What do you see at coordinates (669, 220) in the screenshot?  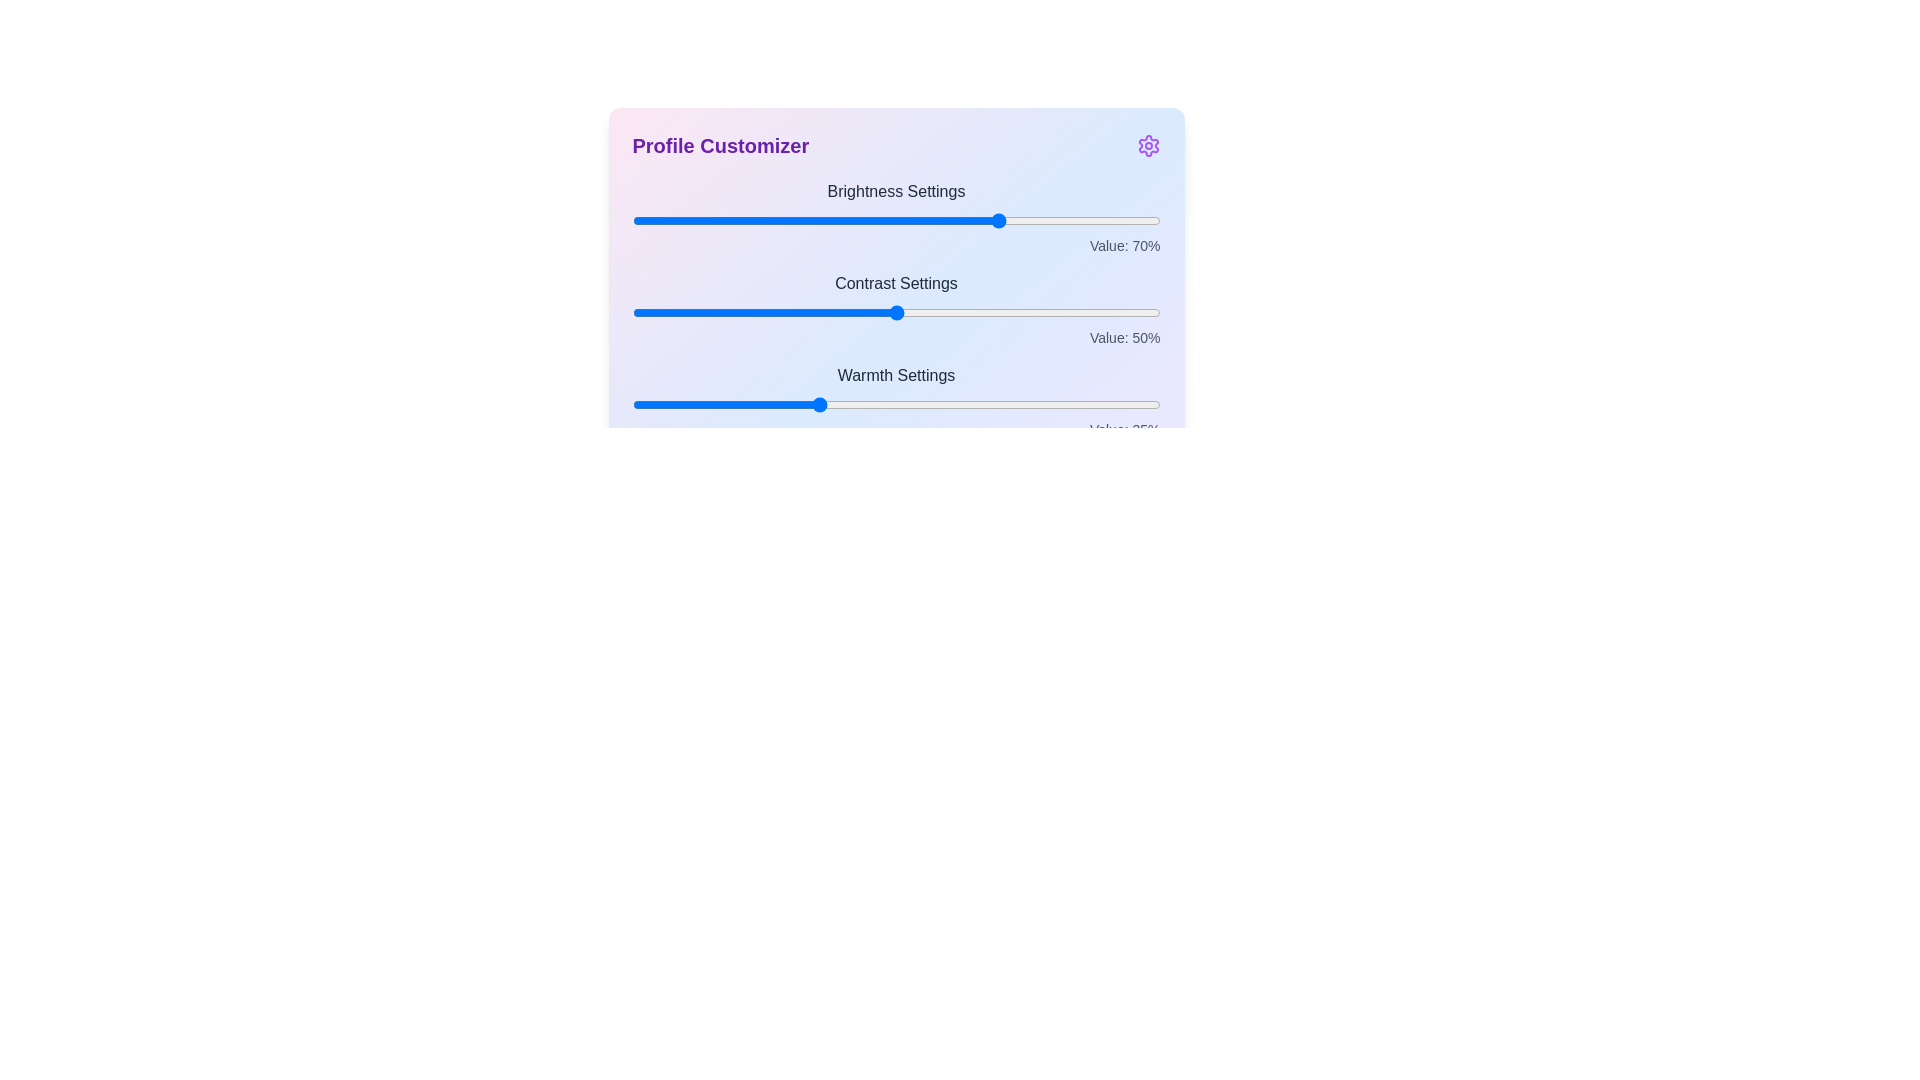 I see `the 0 slider to 7%` at bounding box center [669, 220].